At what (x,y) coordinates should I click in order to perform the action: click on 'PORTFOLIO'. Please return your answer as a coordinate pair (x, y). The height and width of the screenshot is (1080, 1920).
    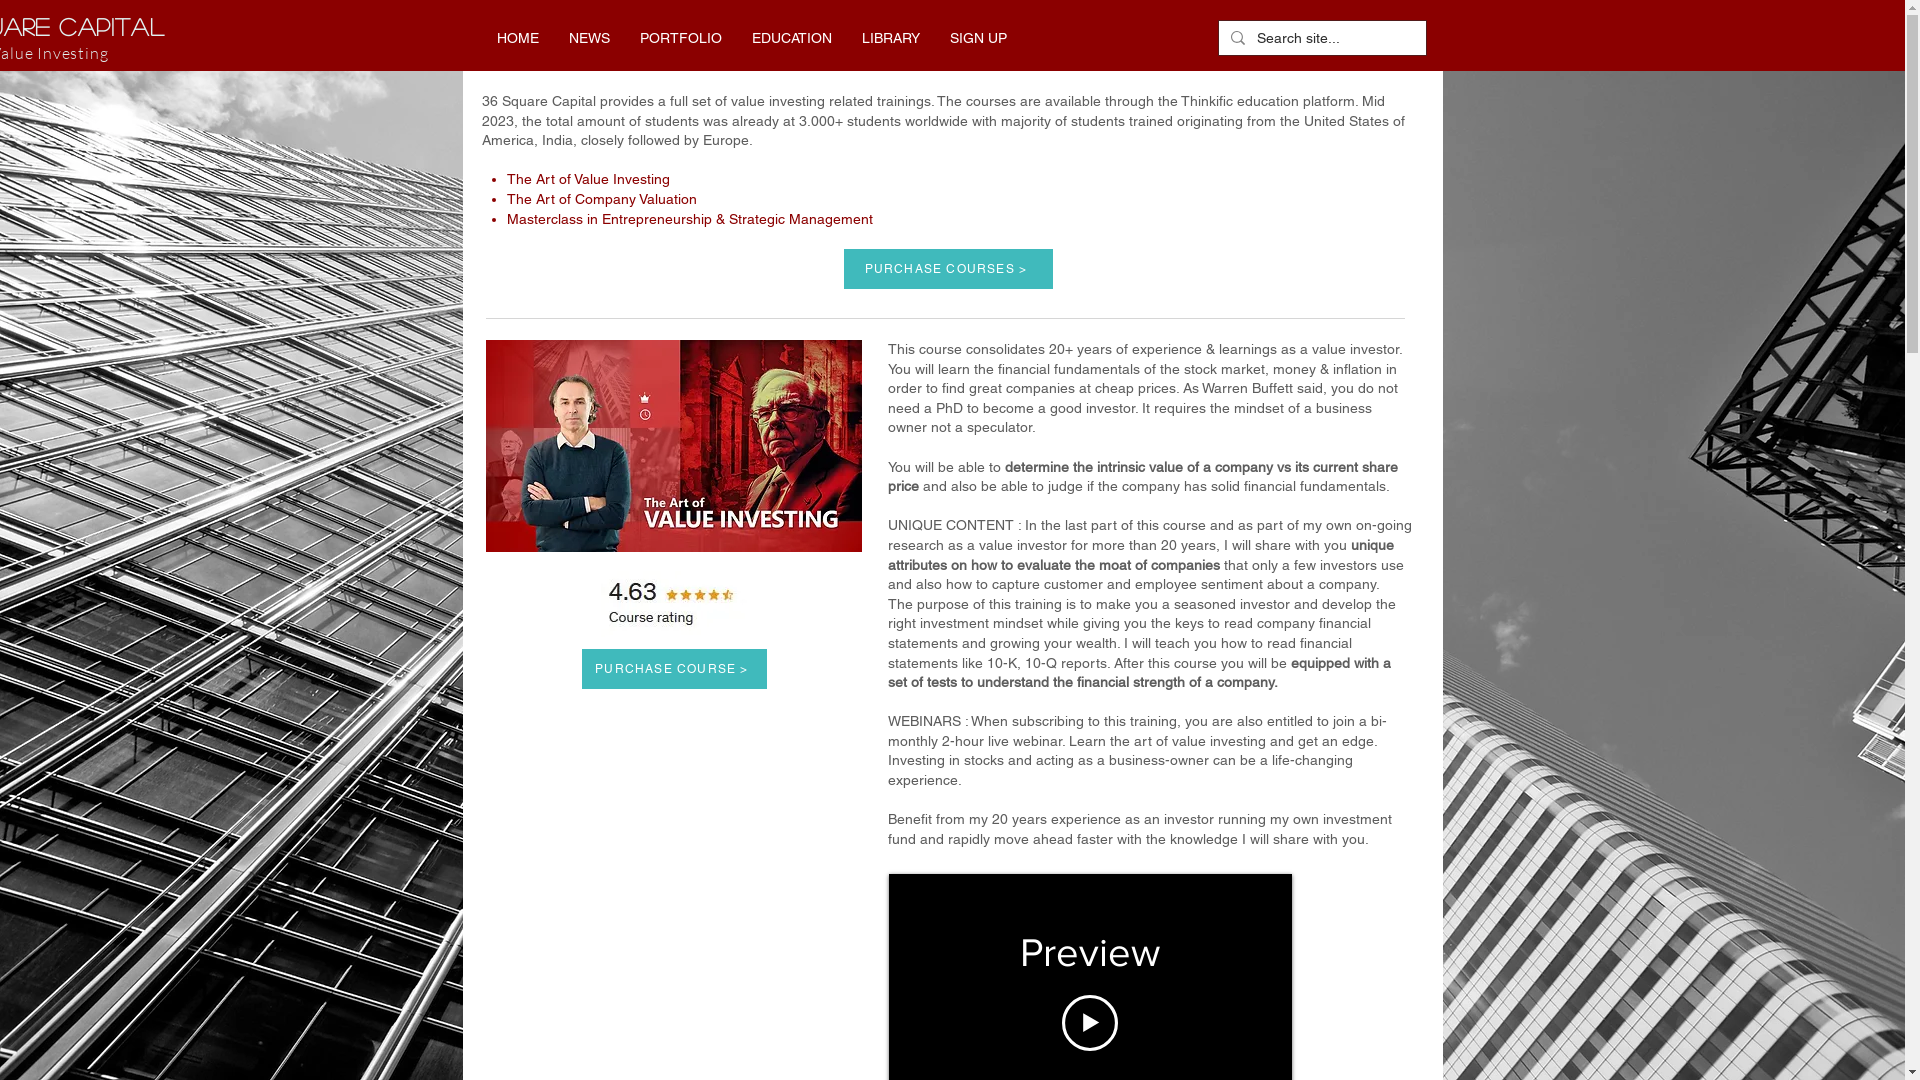
    Looking at the image, I should click on (680, 38).